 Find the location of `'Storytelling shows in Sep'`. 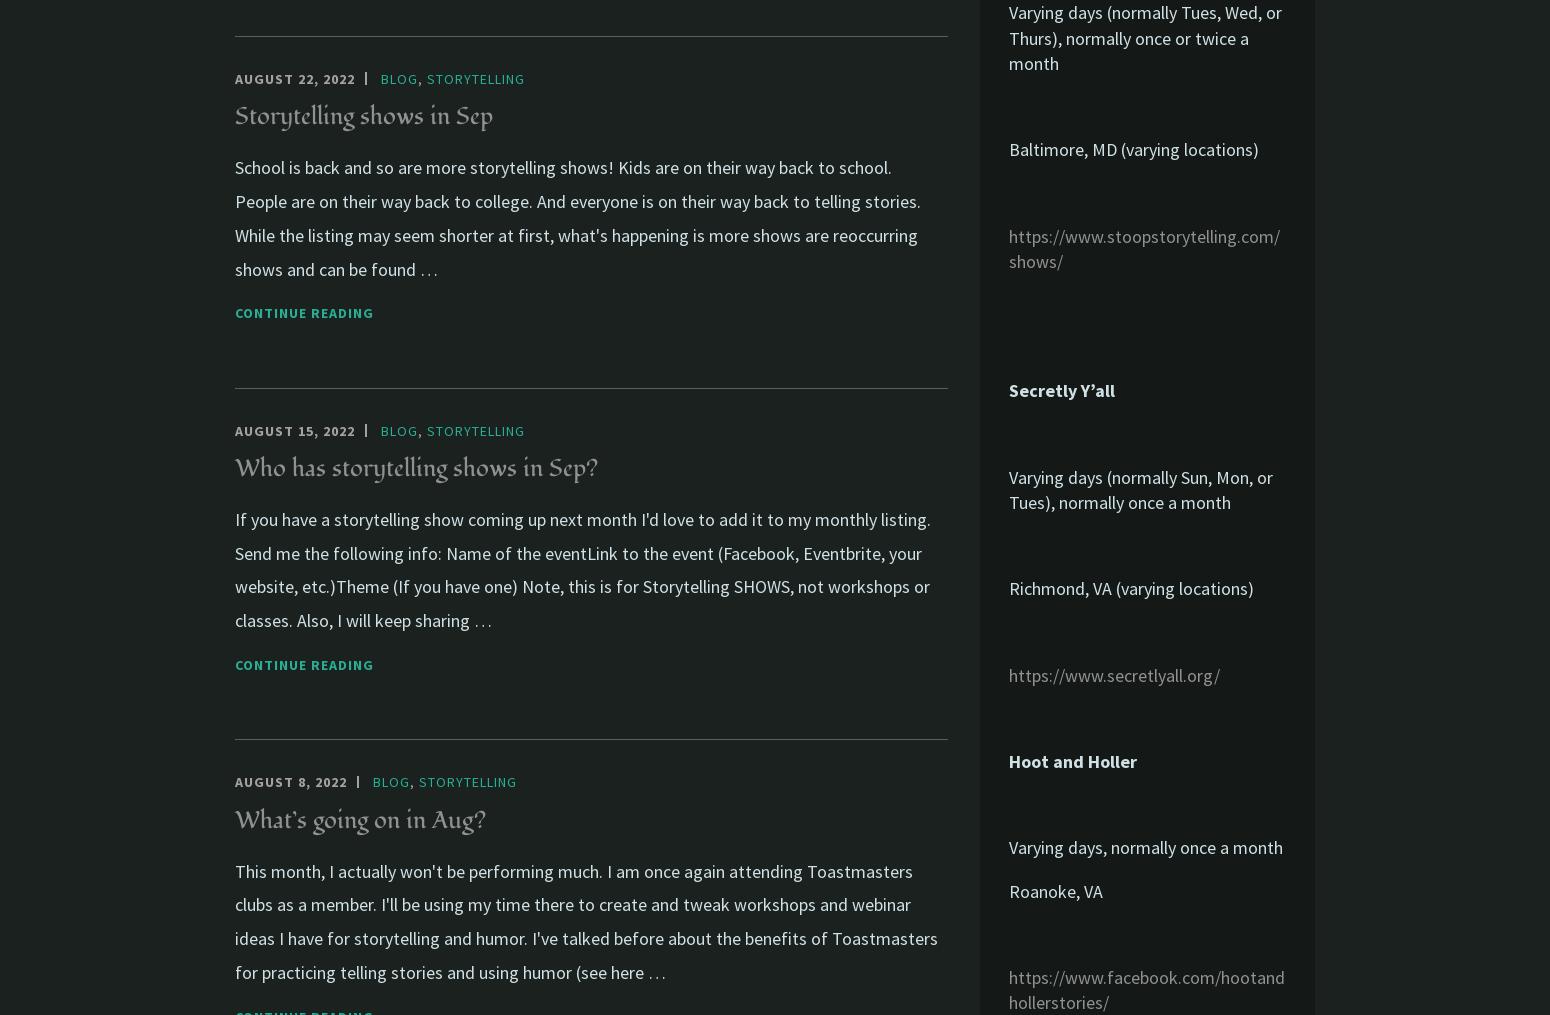

'Storytelling shows in Sep' is located at coordinates (362, 116).